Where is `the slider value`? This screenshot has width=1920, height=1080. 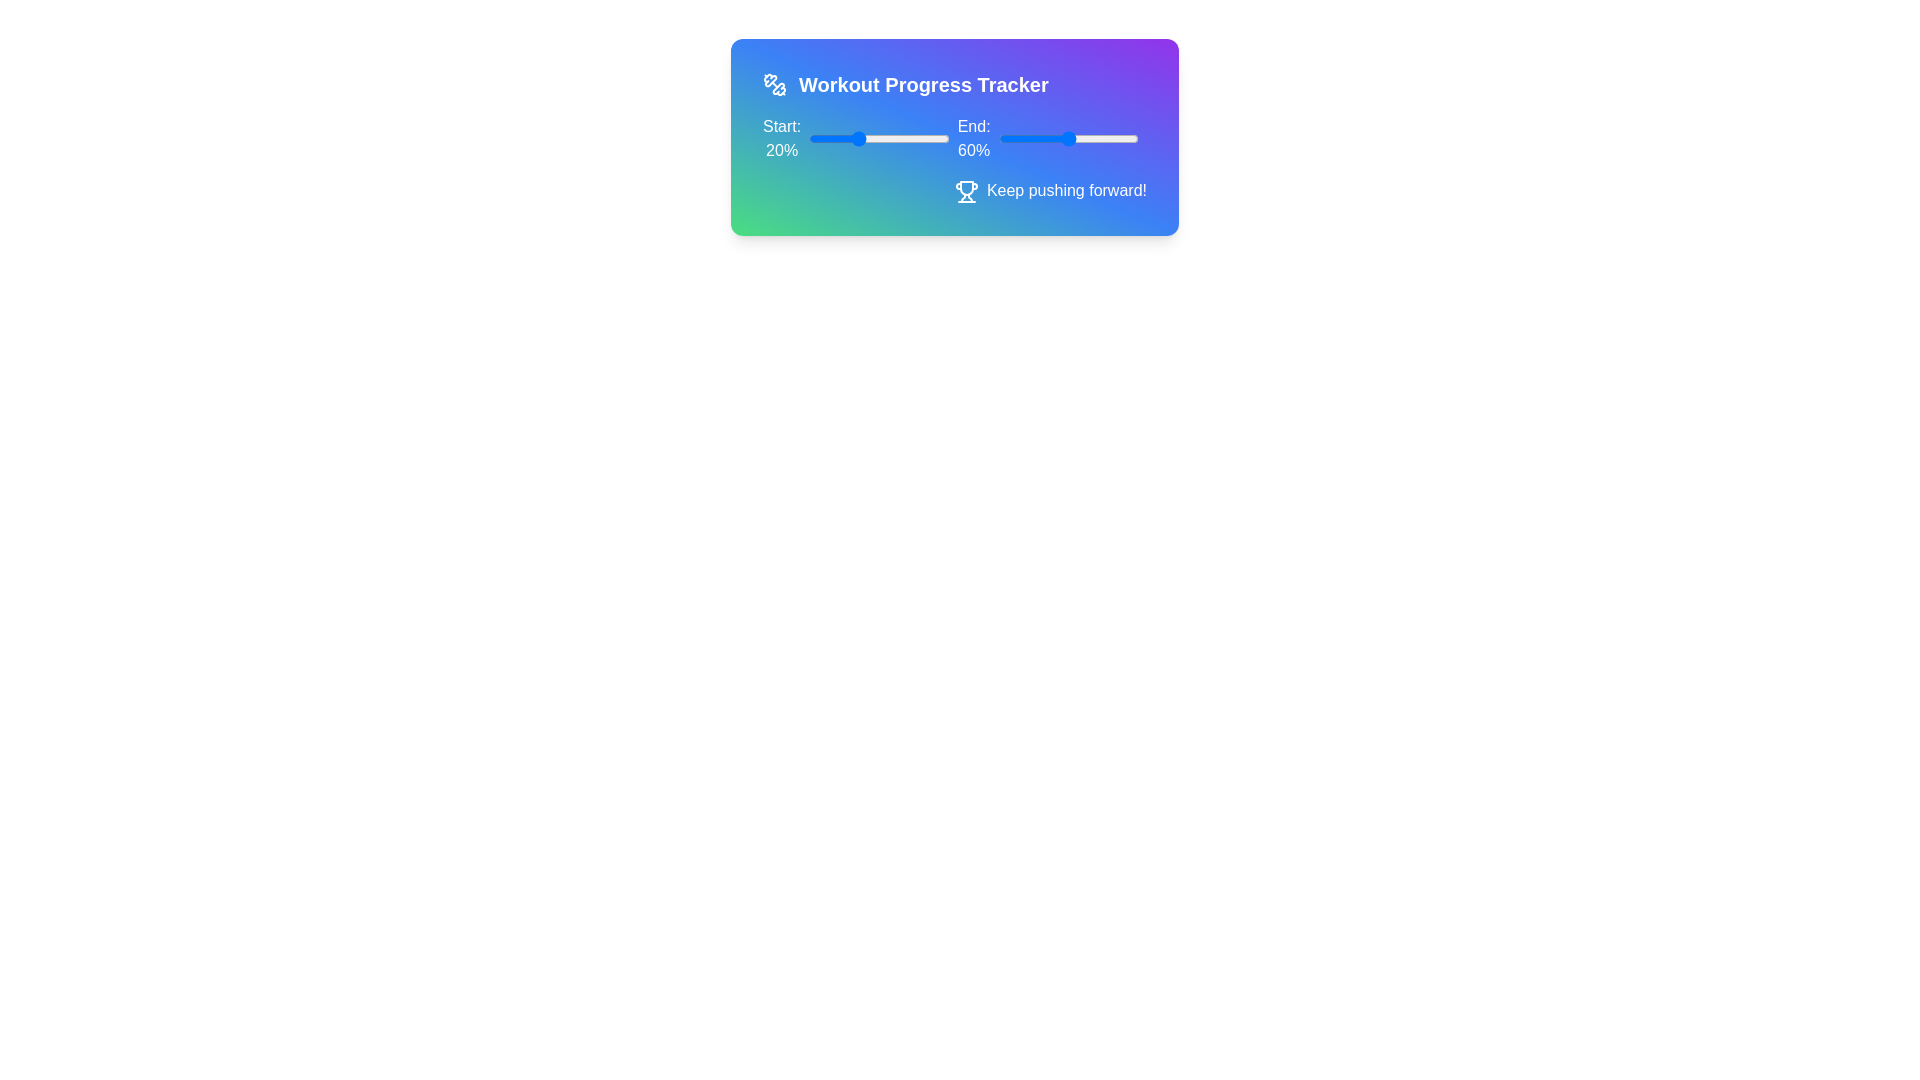
the slider value is located at coordinates (915, 137).